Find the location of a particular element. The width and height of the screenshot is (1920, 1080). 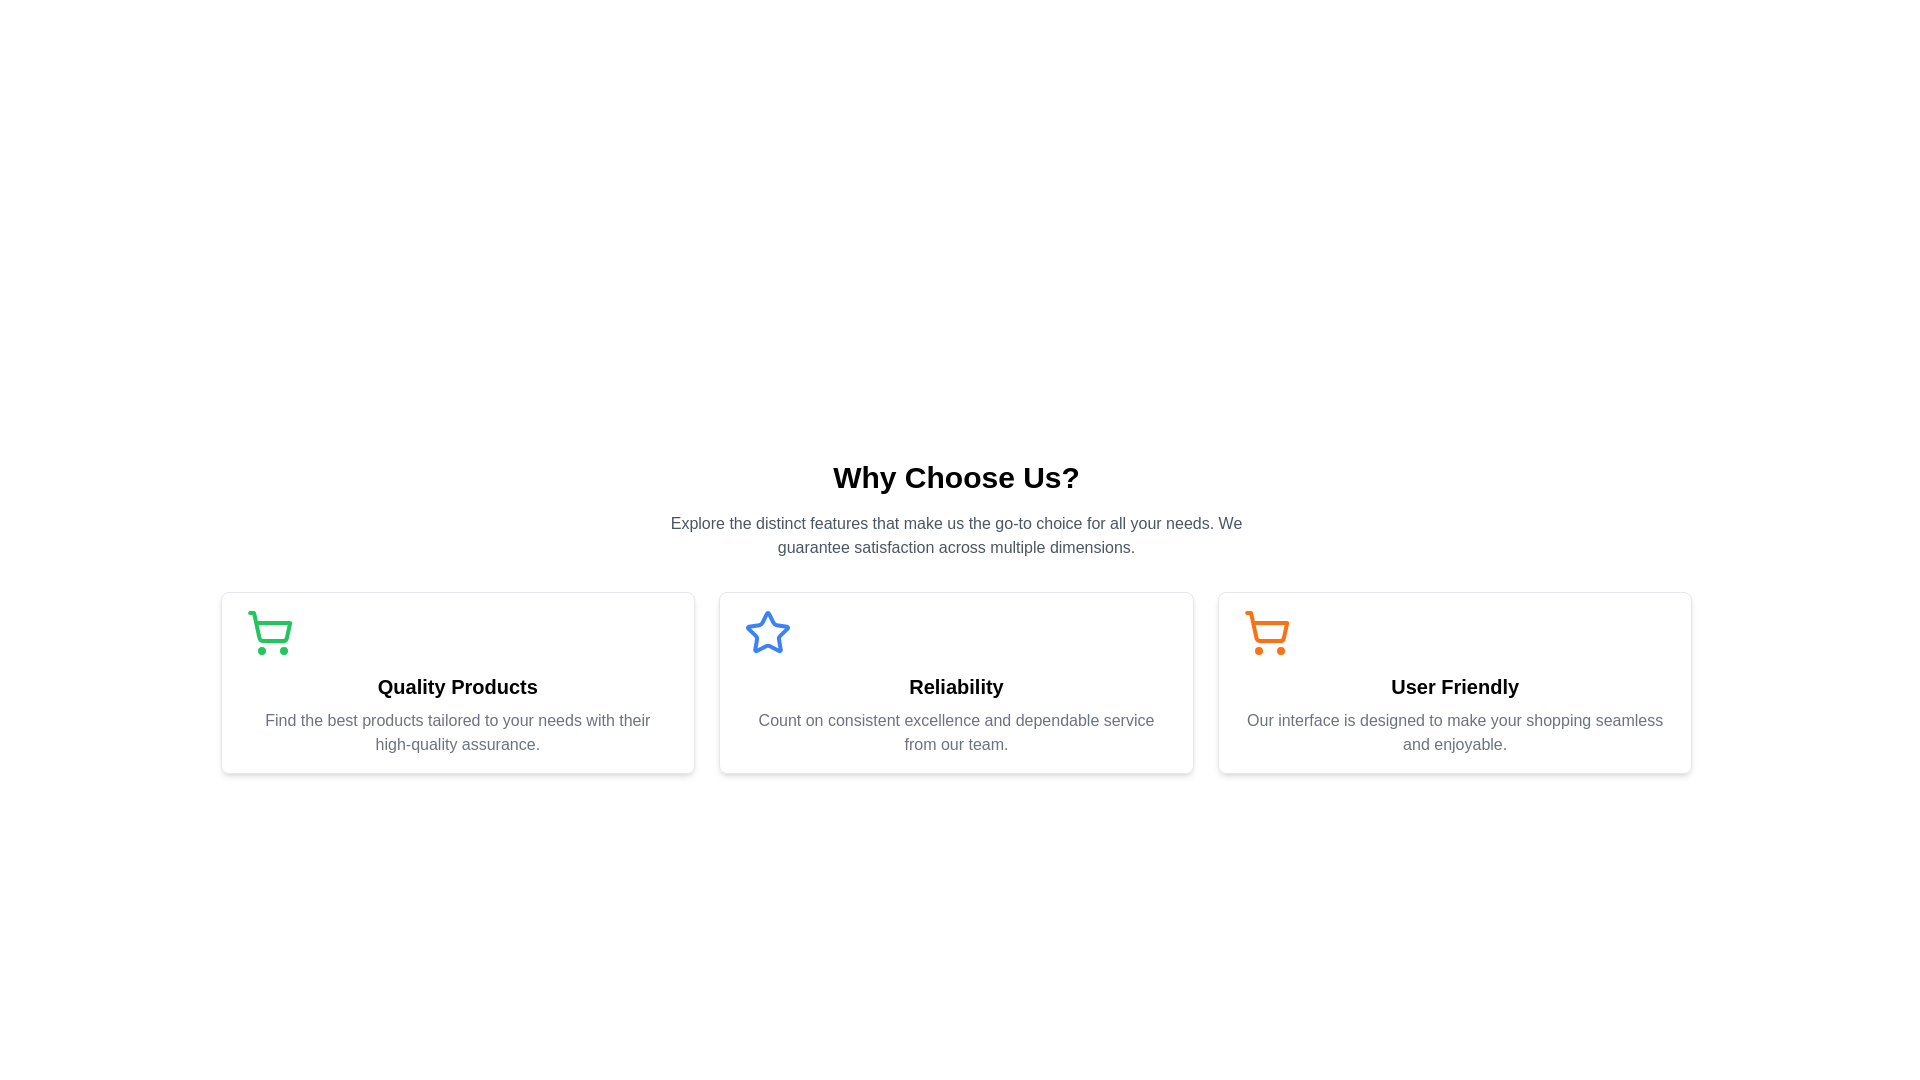

the Informational card featuring a cart icon in orange, titled 'User Friendly', located at the rightmost position in a three-column grid layout is located at coordinates (1455, 681).